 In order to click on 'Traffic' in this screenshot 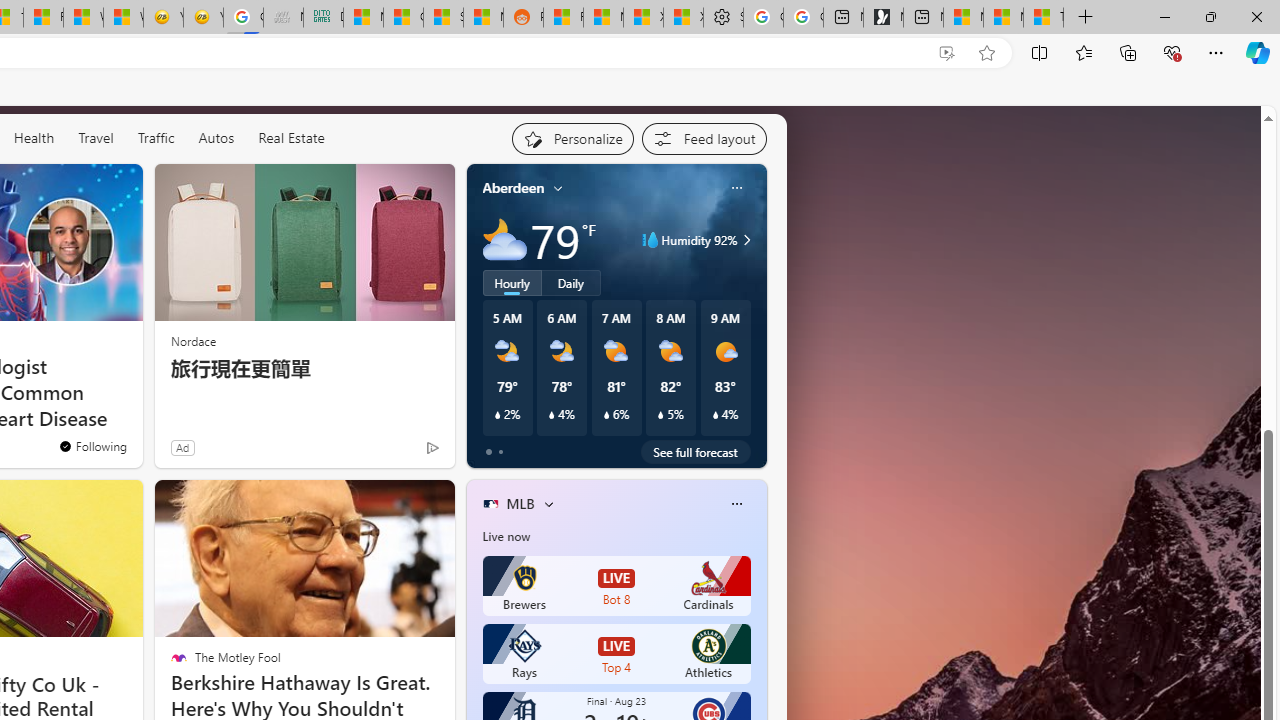, I will do `click(155, 137)`.